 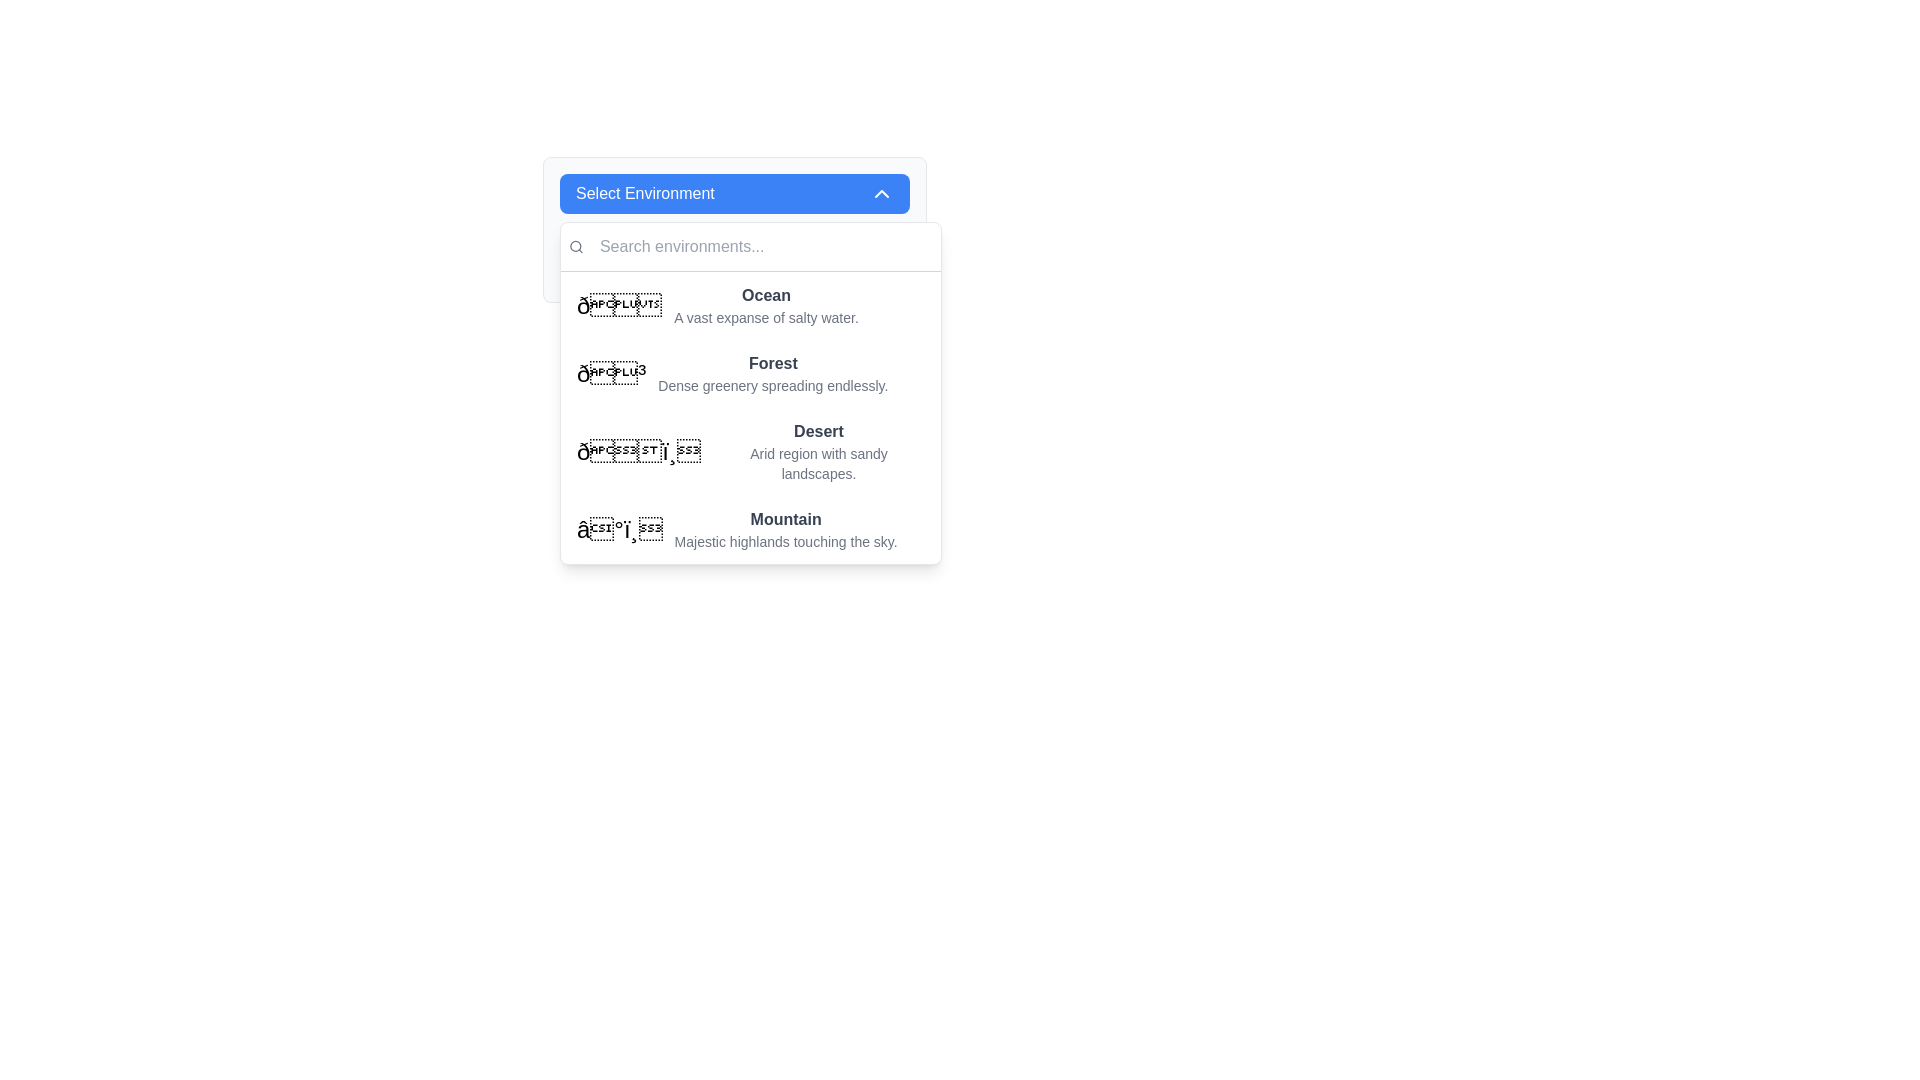 I want to click on the items in the dropdown menu that appears below the 'Select Environment' button, so click(x=749, y=393).